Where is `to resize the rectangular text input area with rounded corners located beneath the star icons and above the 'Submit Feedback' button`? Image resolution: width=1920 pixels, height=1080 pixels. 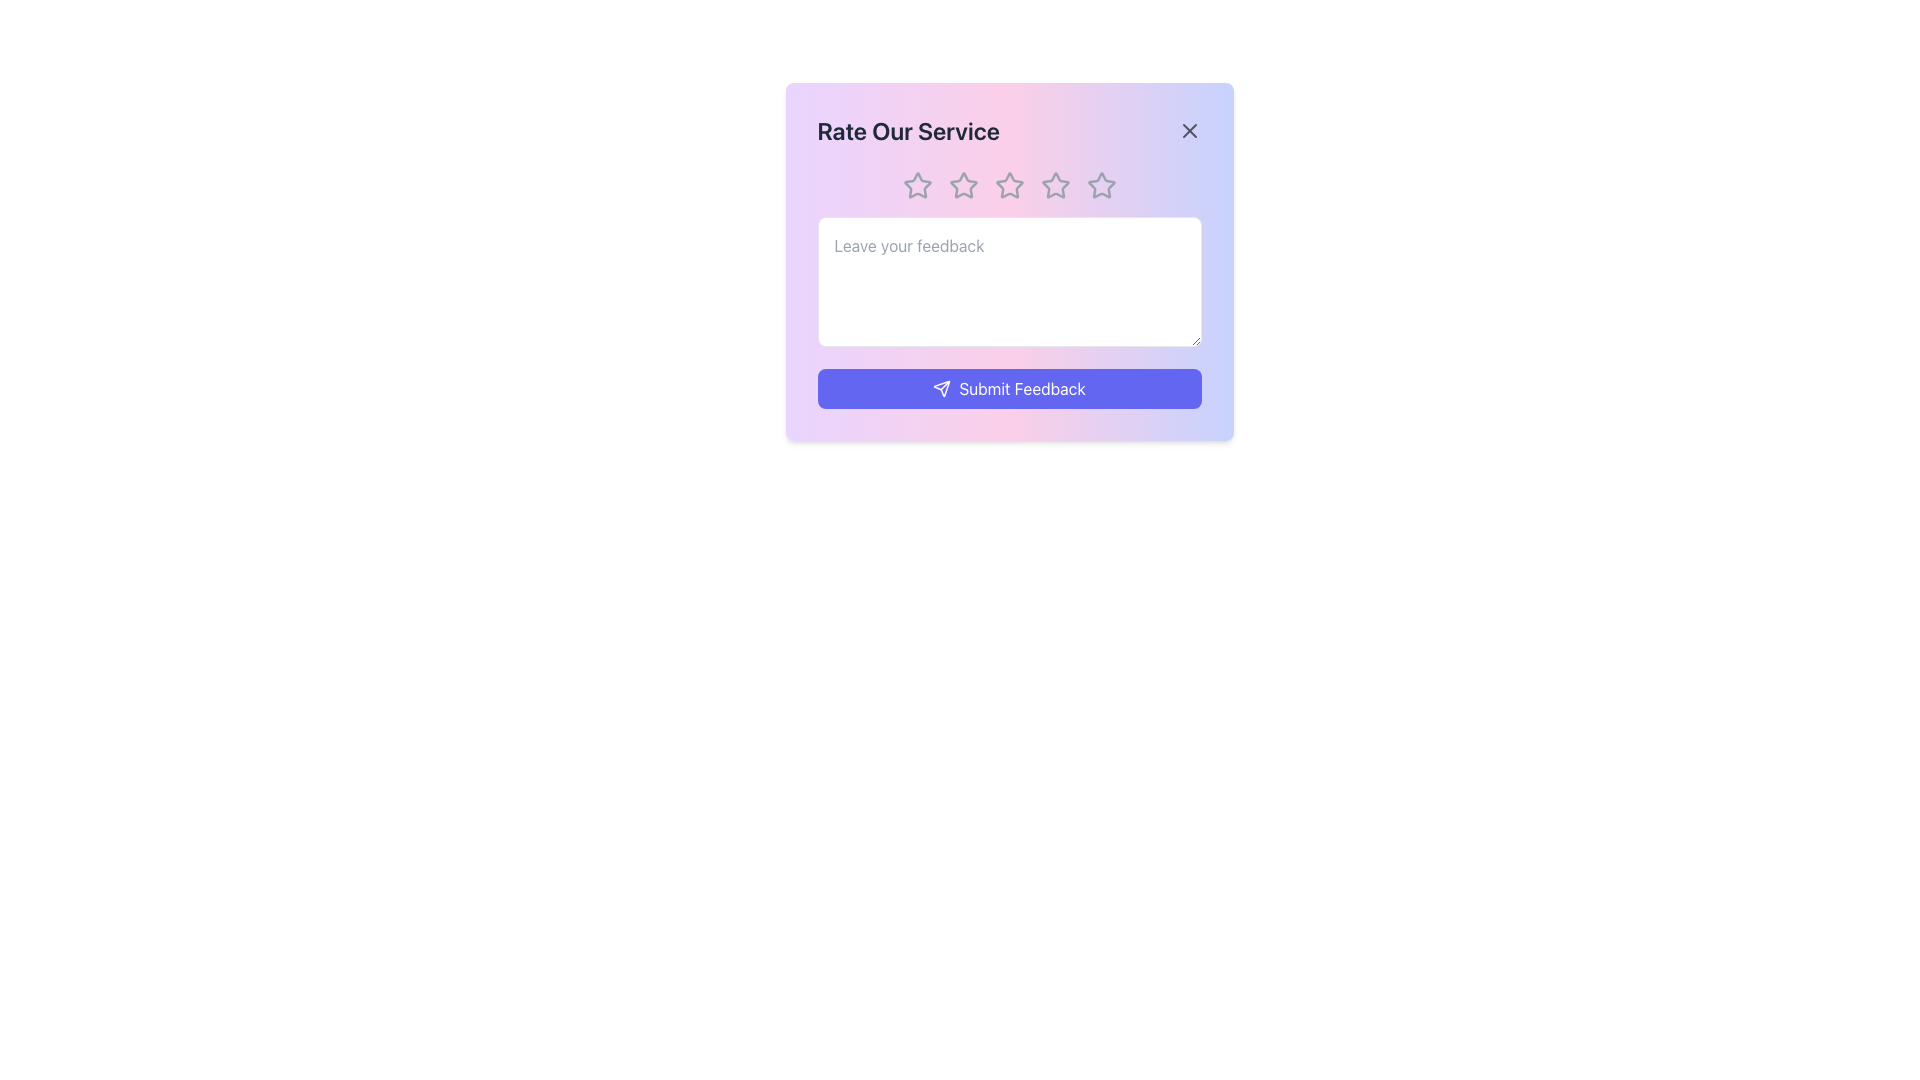
to resize the rectangular text input area with rounded corners located beneath the star icons and above the 'Submit Feedback' button is located at coordinates (1009, 281).